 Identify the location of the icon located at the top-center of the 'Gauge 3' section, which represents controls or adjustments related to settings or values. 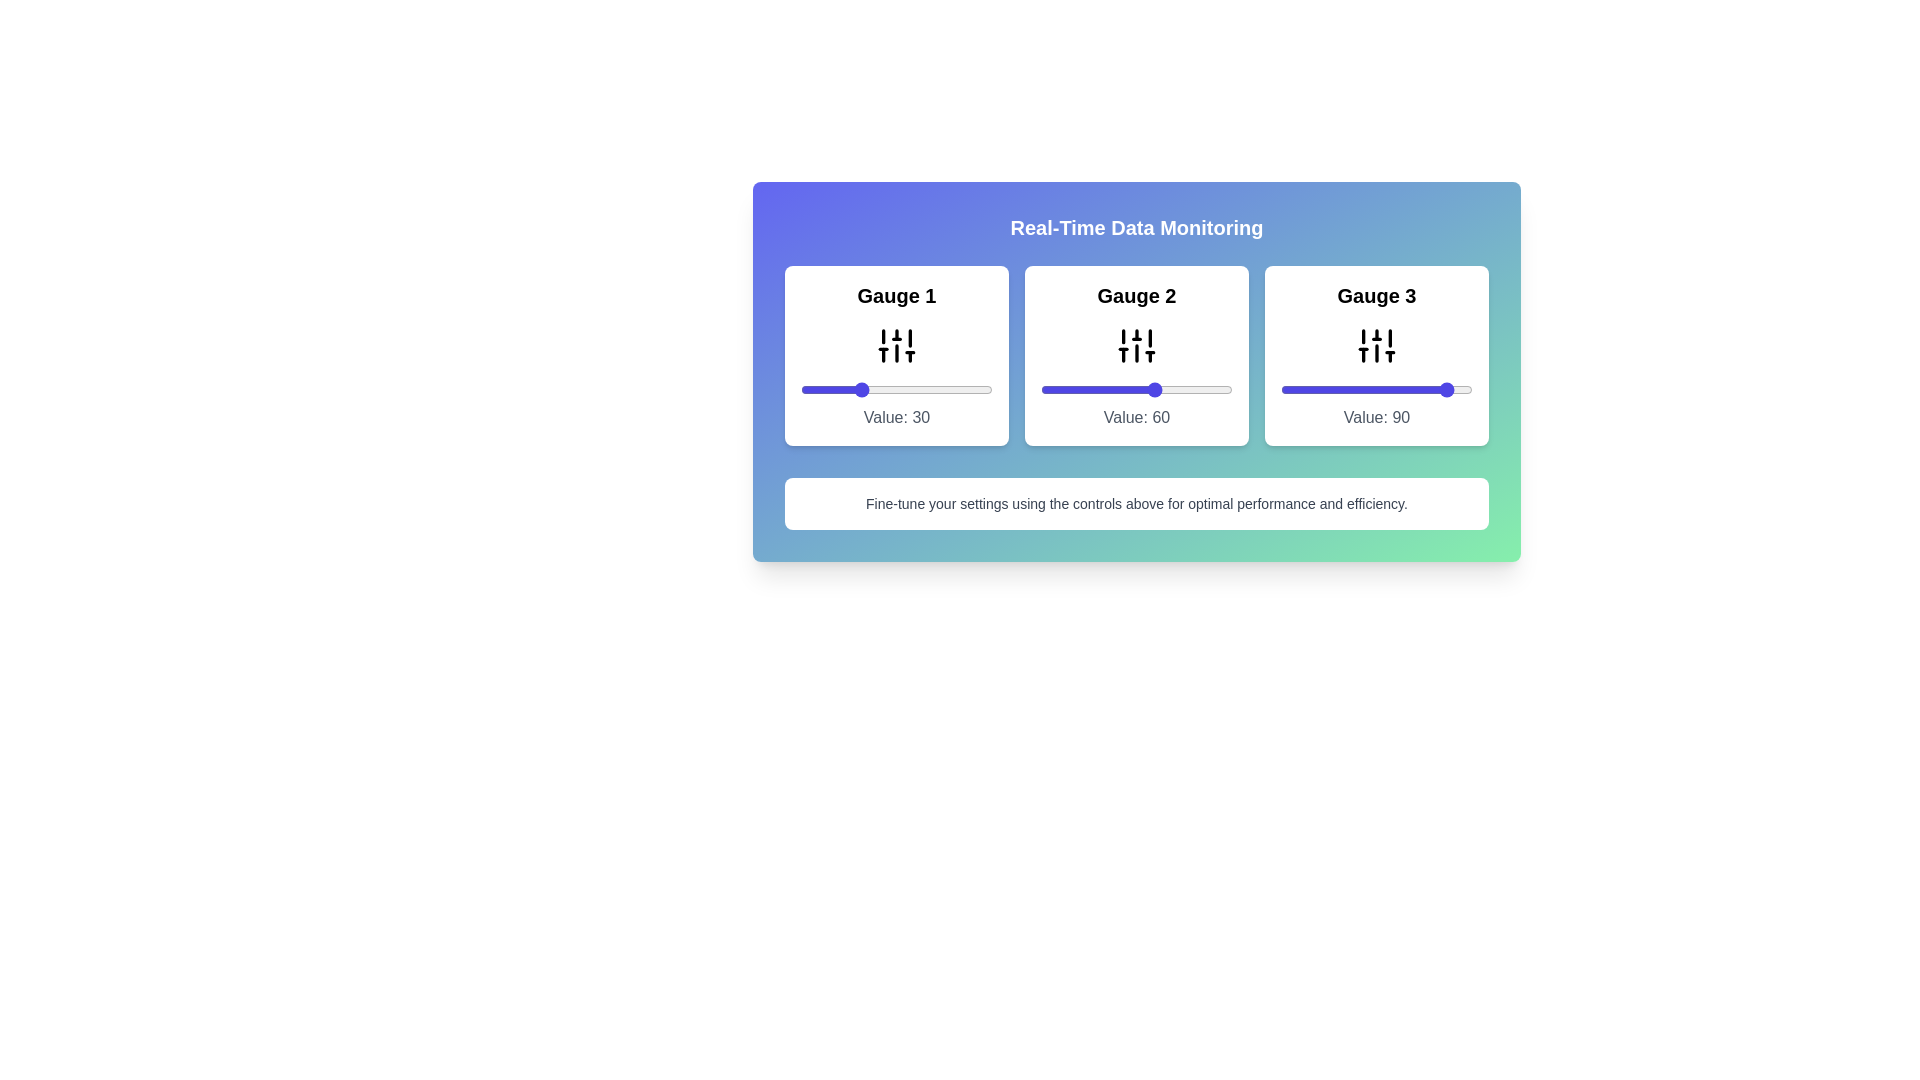
(1376, 345).